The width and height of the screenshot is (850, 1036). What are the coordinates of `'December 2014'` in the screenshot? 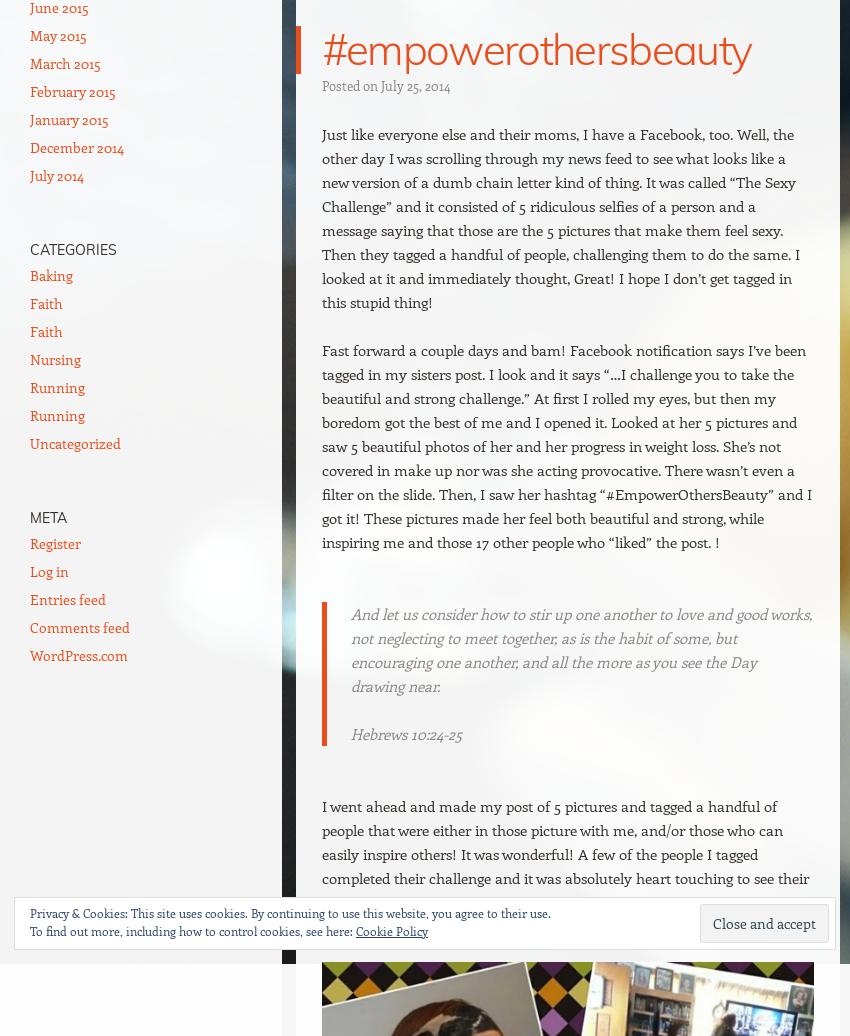 It's located at (29, 147).